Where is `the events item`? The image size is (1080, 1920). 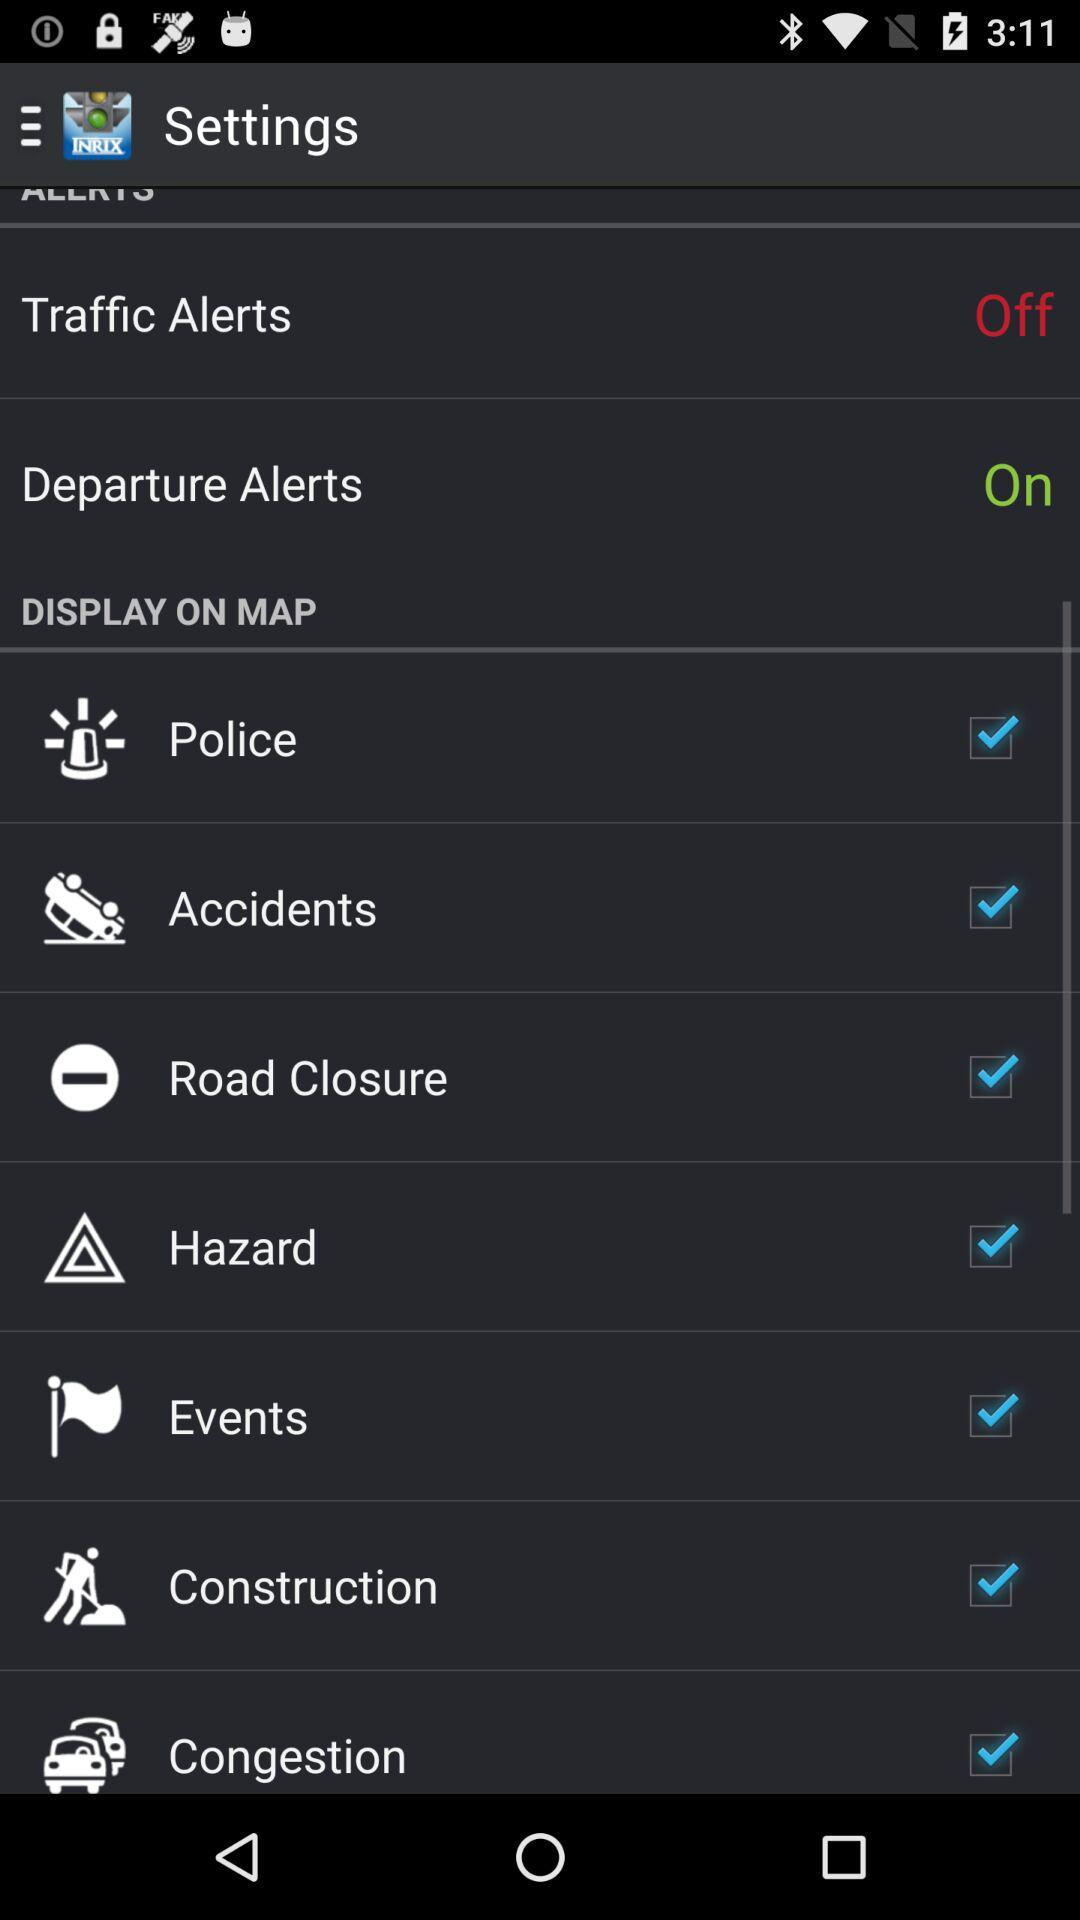
the events item is located at coordinates (237, 1414).